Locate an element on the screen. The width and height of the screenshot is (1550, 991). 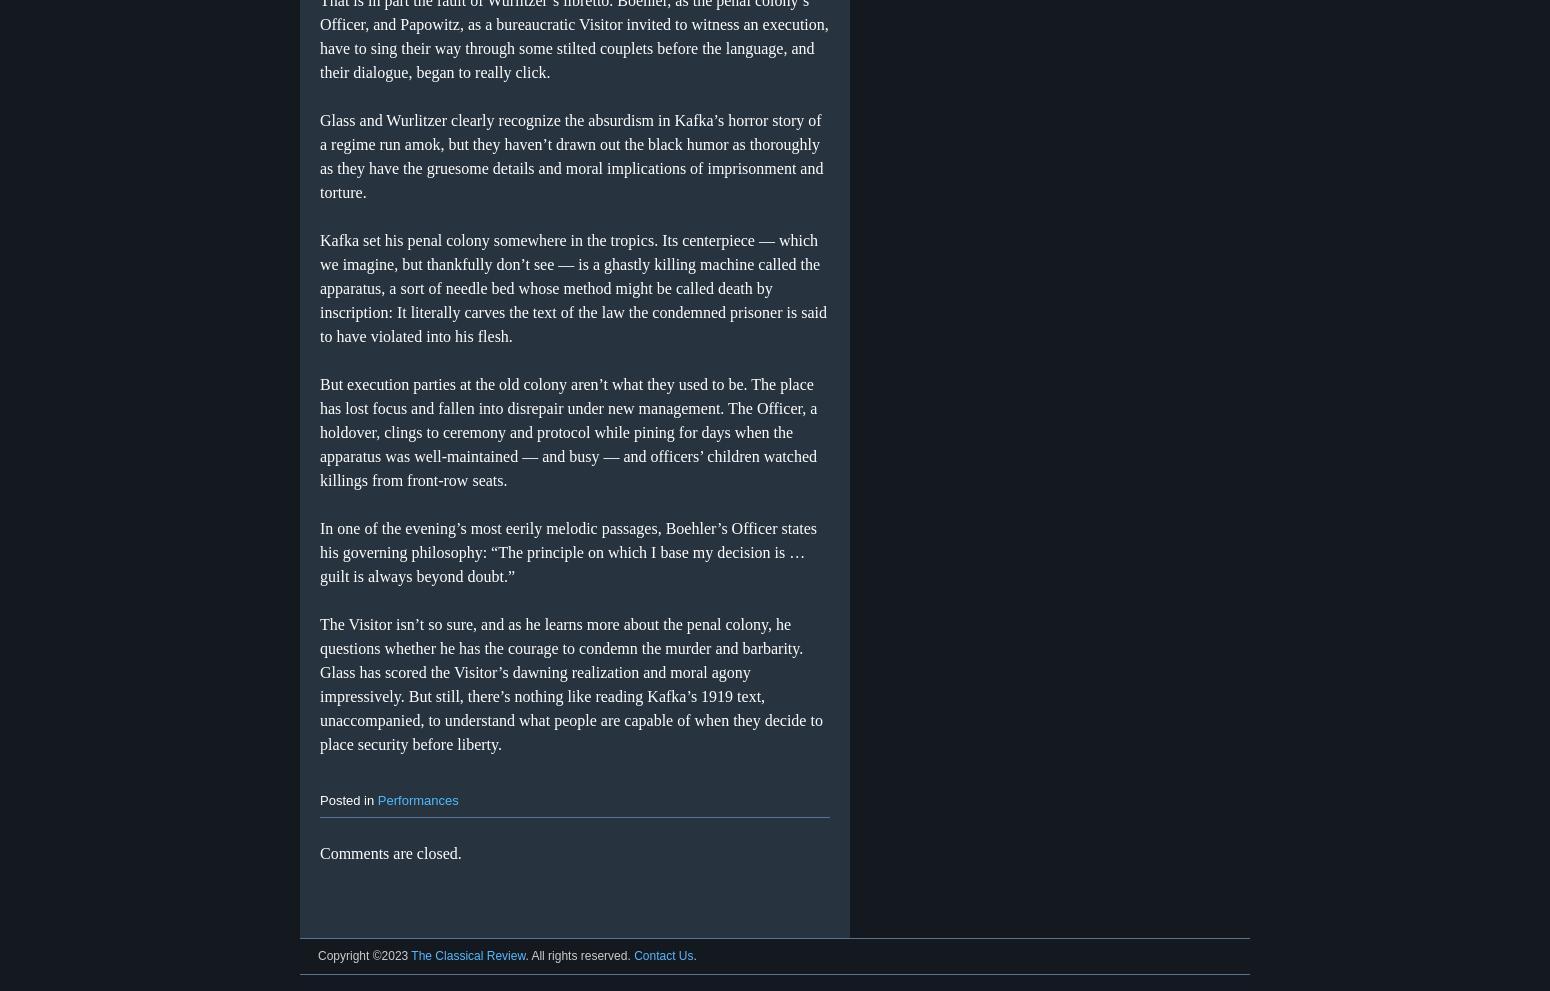
'Performances' is located at coordinates (375, 799).